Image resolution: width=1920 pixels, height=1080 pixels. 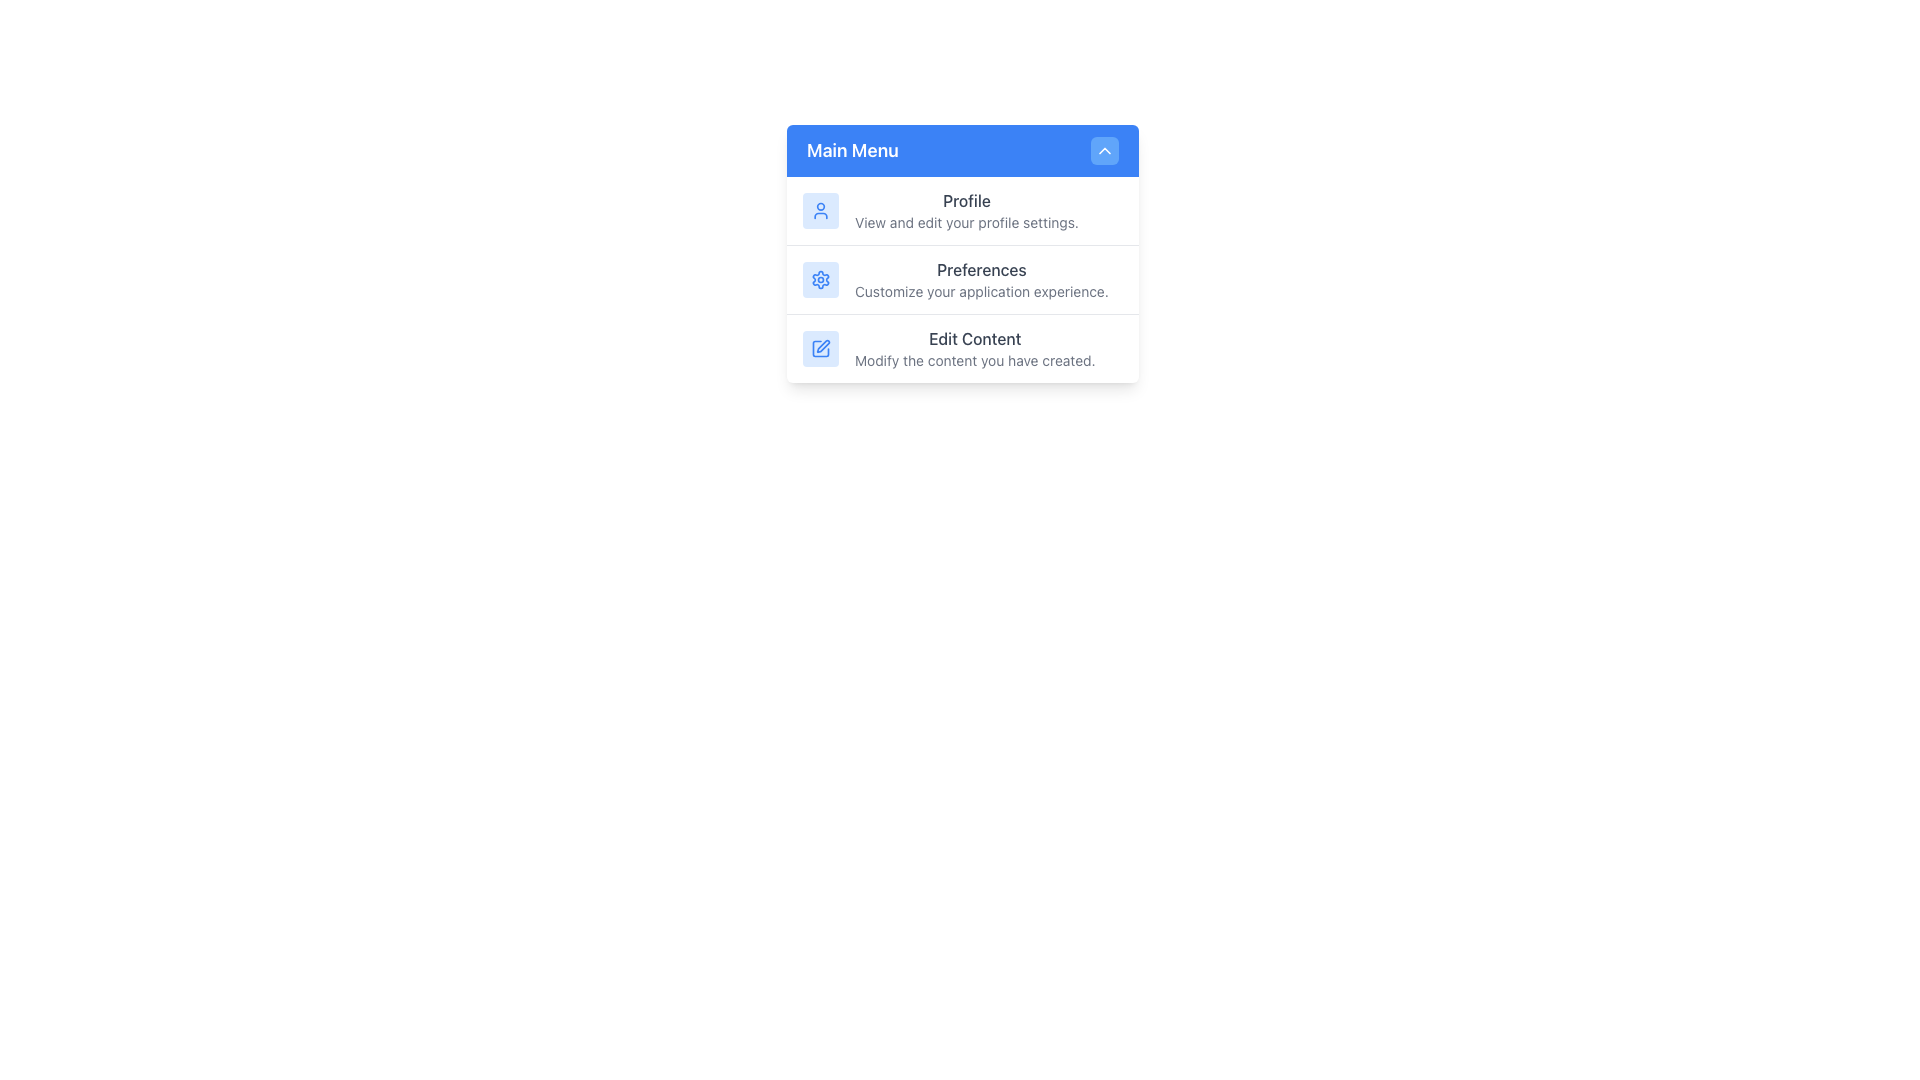 What do you see at coordinates (852, 149) in the screenshot?
I see `text label indicating 'Main Menu' located in the top-left portion of the blue header section` at bounding box center [852, 149].